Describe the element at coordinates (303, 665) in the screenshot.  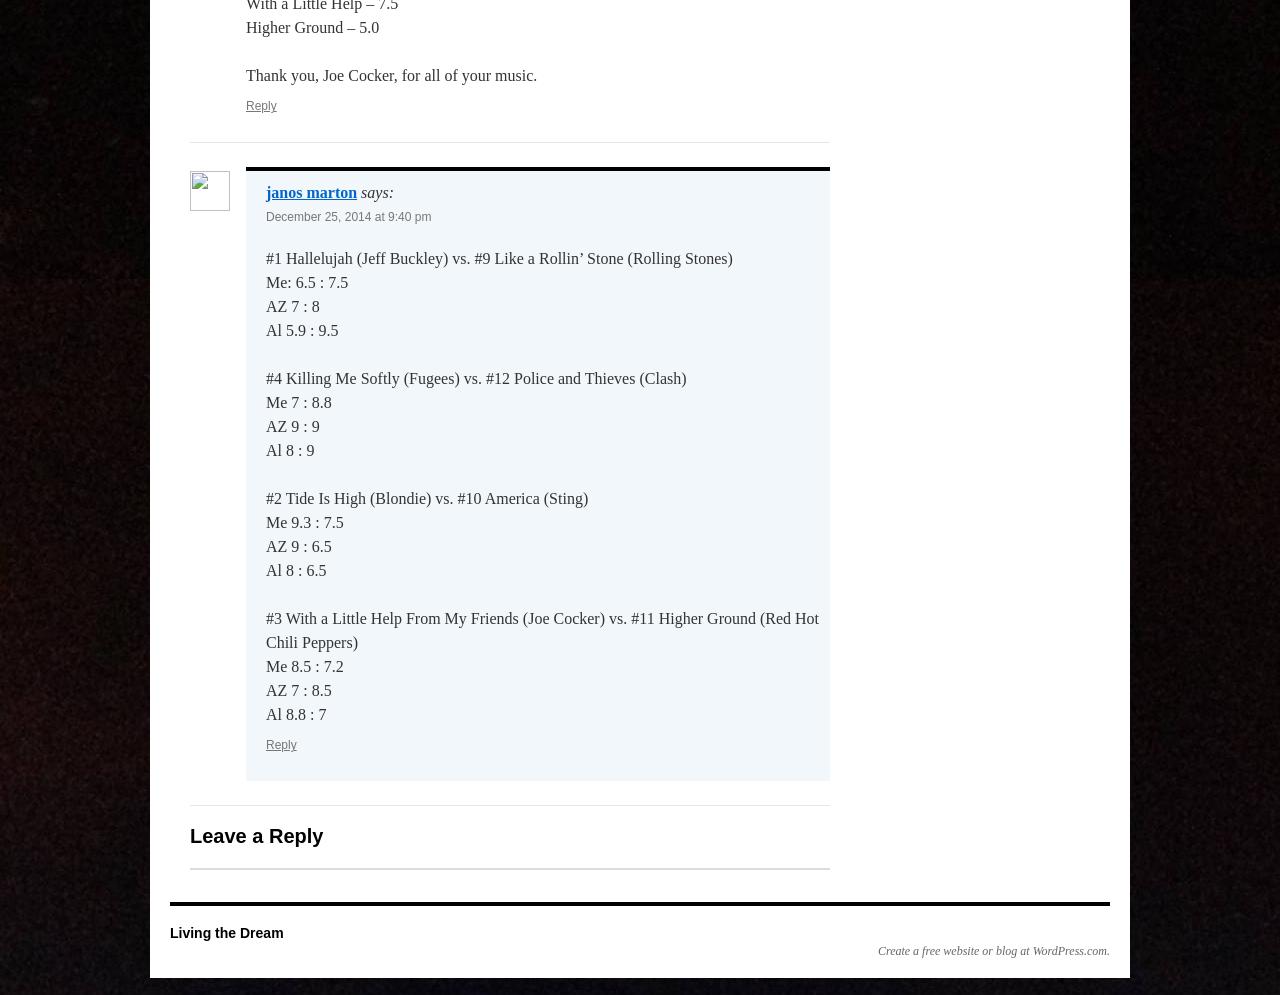
I see `'Me  8.5 : 7.2'` at that location.